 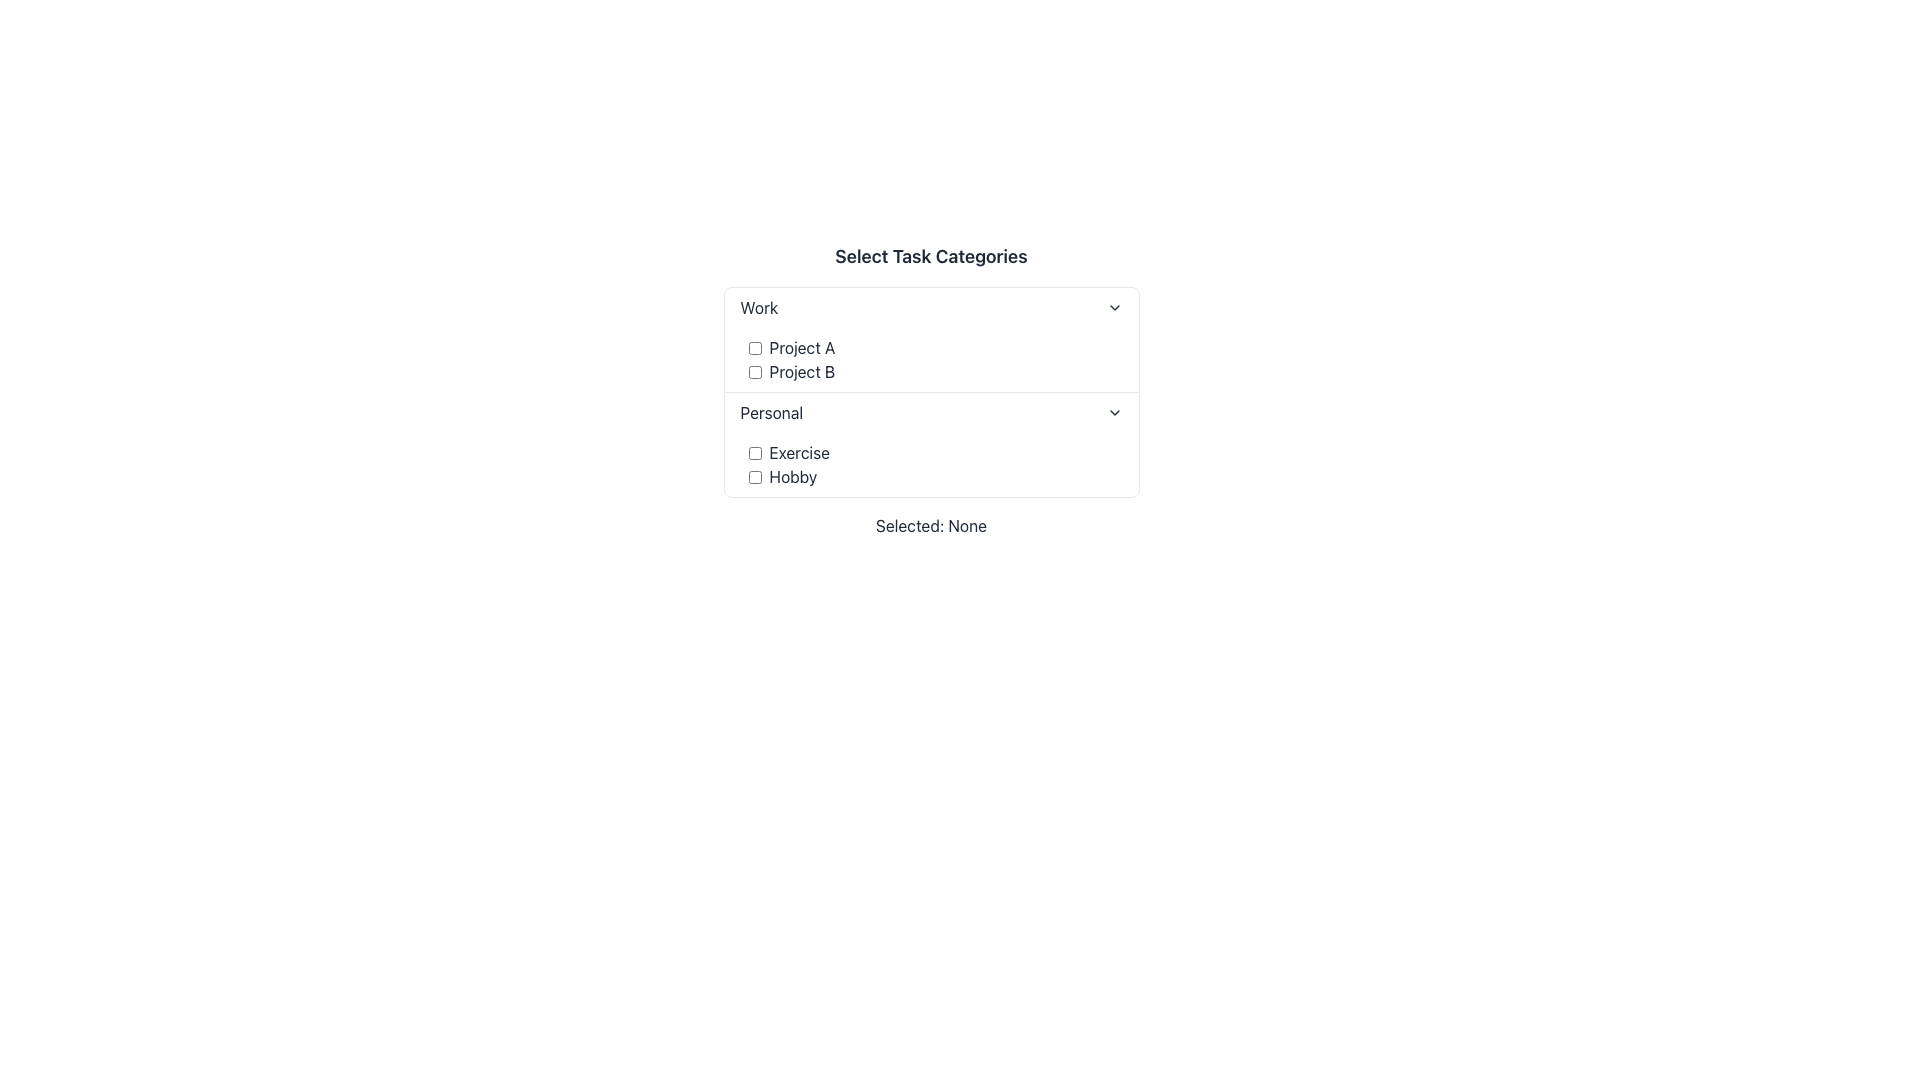 I want to click on text label 'Personal' located in the 'Select Task Categories' dropdown section, beneath the 'Work' section, so click(x=770, y=411).